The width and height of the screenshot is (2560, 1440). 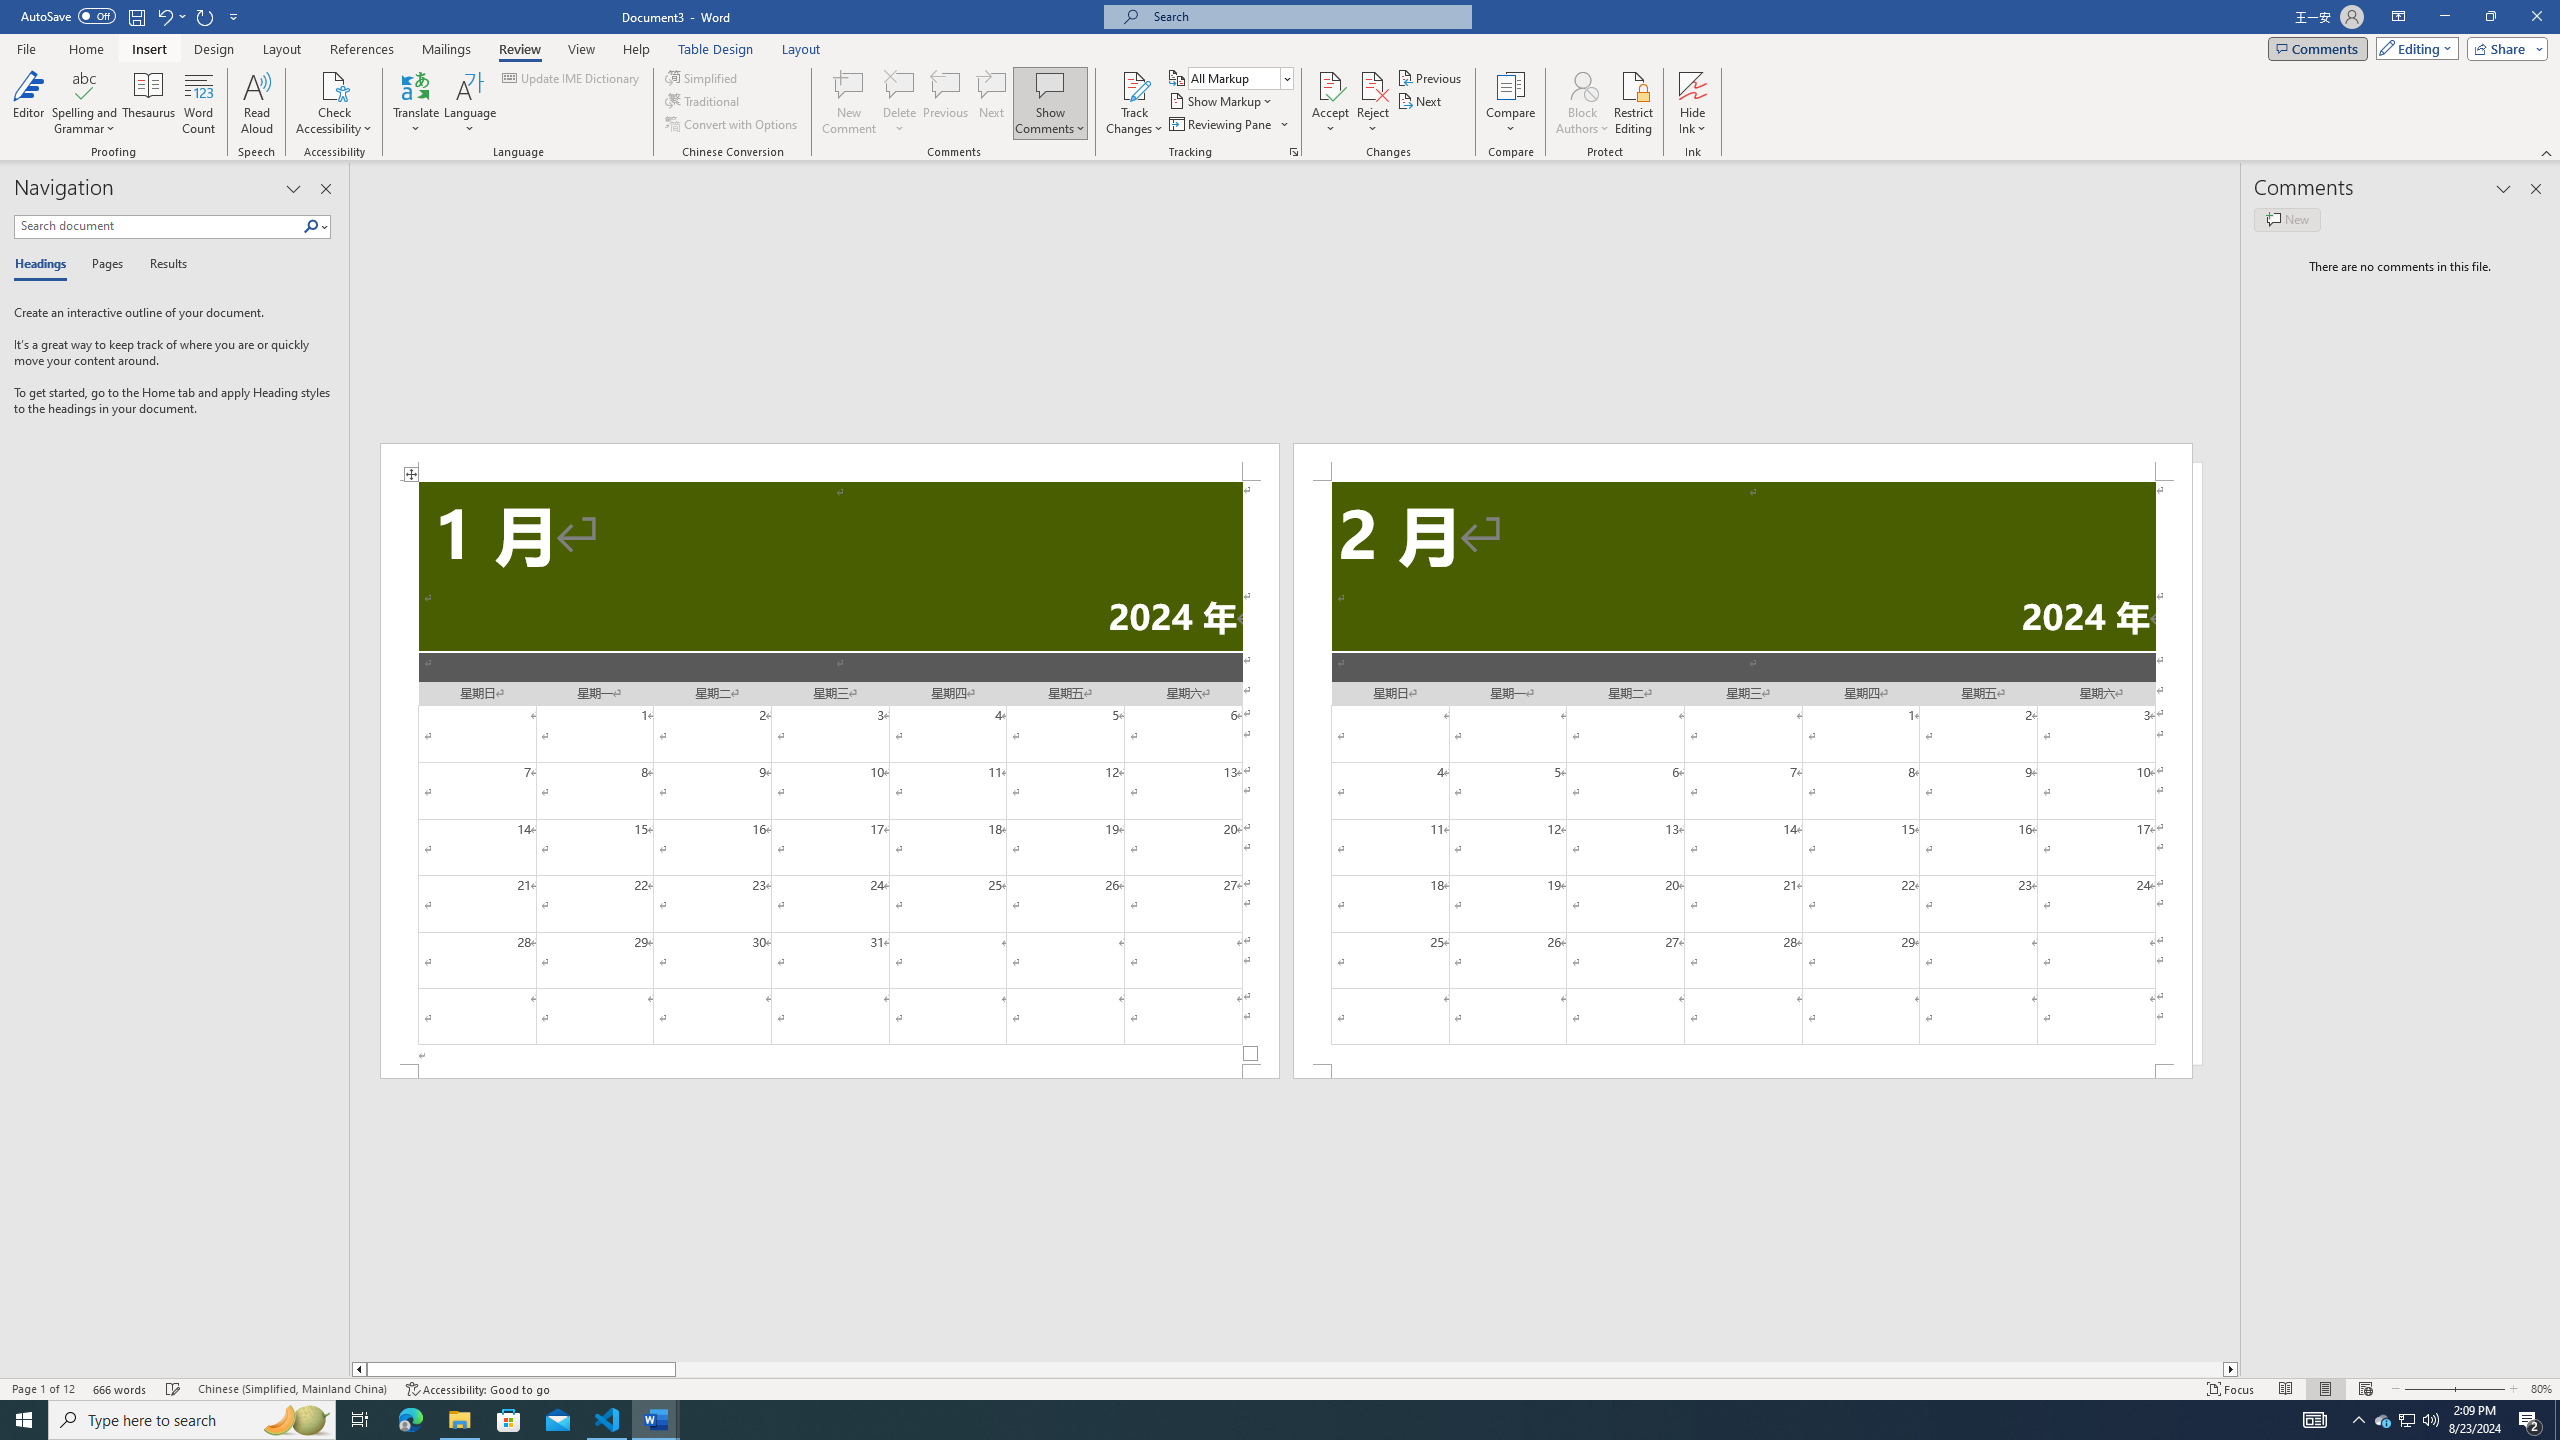 I want to click on 'Page 2 content', so click(x=1742, y=773).